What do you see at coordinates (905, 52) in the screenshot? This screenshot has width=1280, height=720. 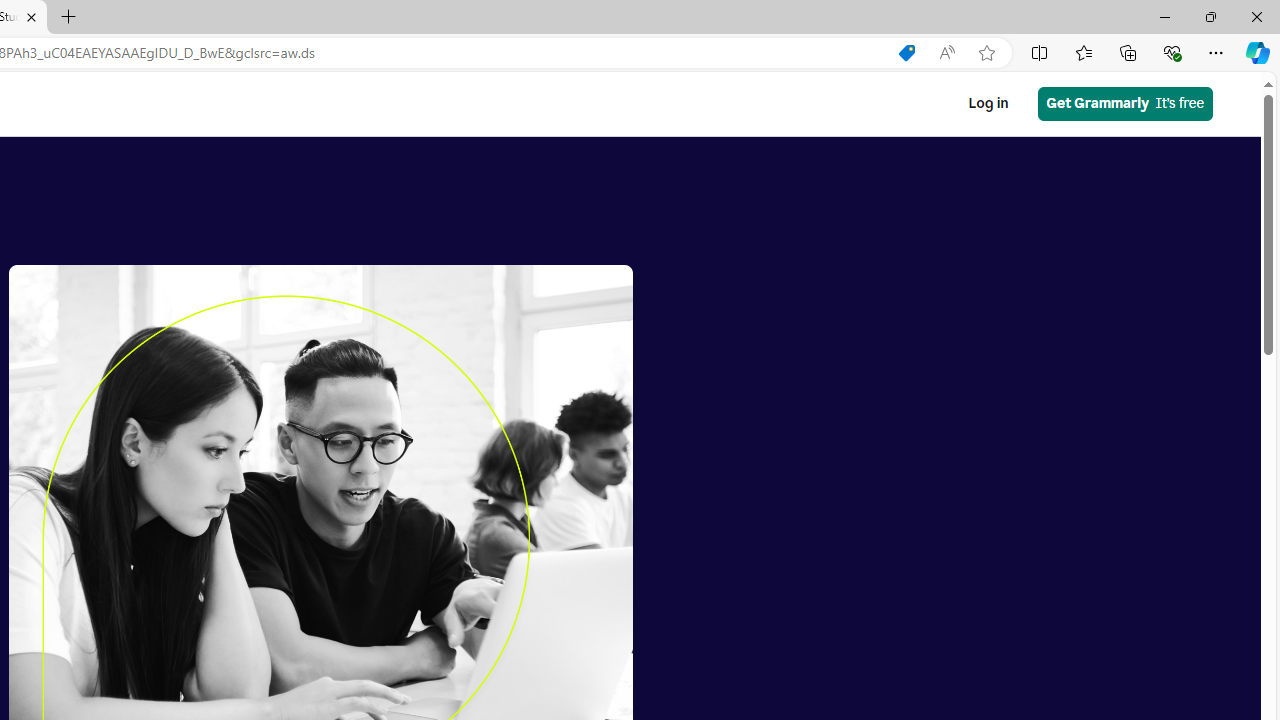 I see `'Shopping in Microsoft Edge'` at bounding box center [905, 52].